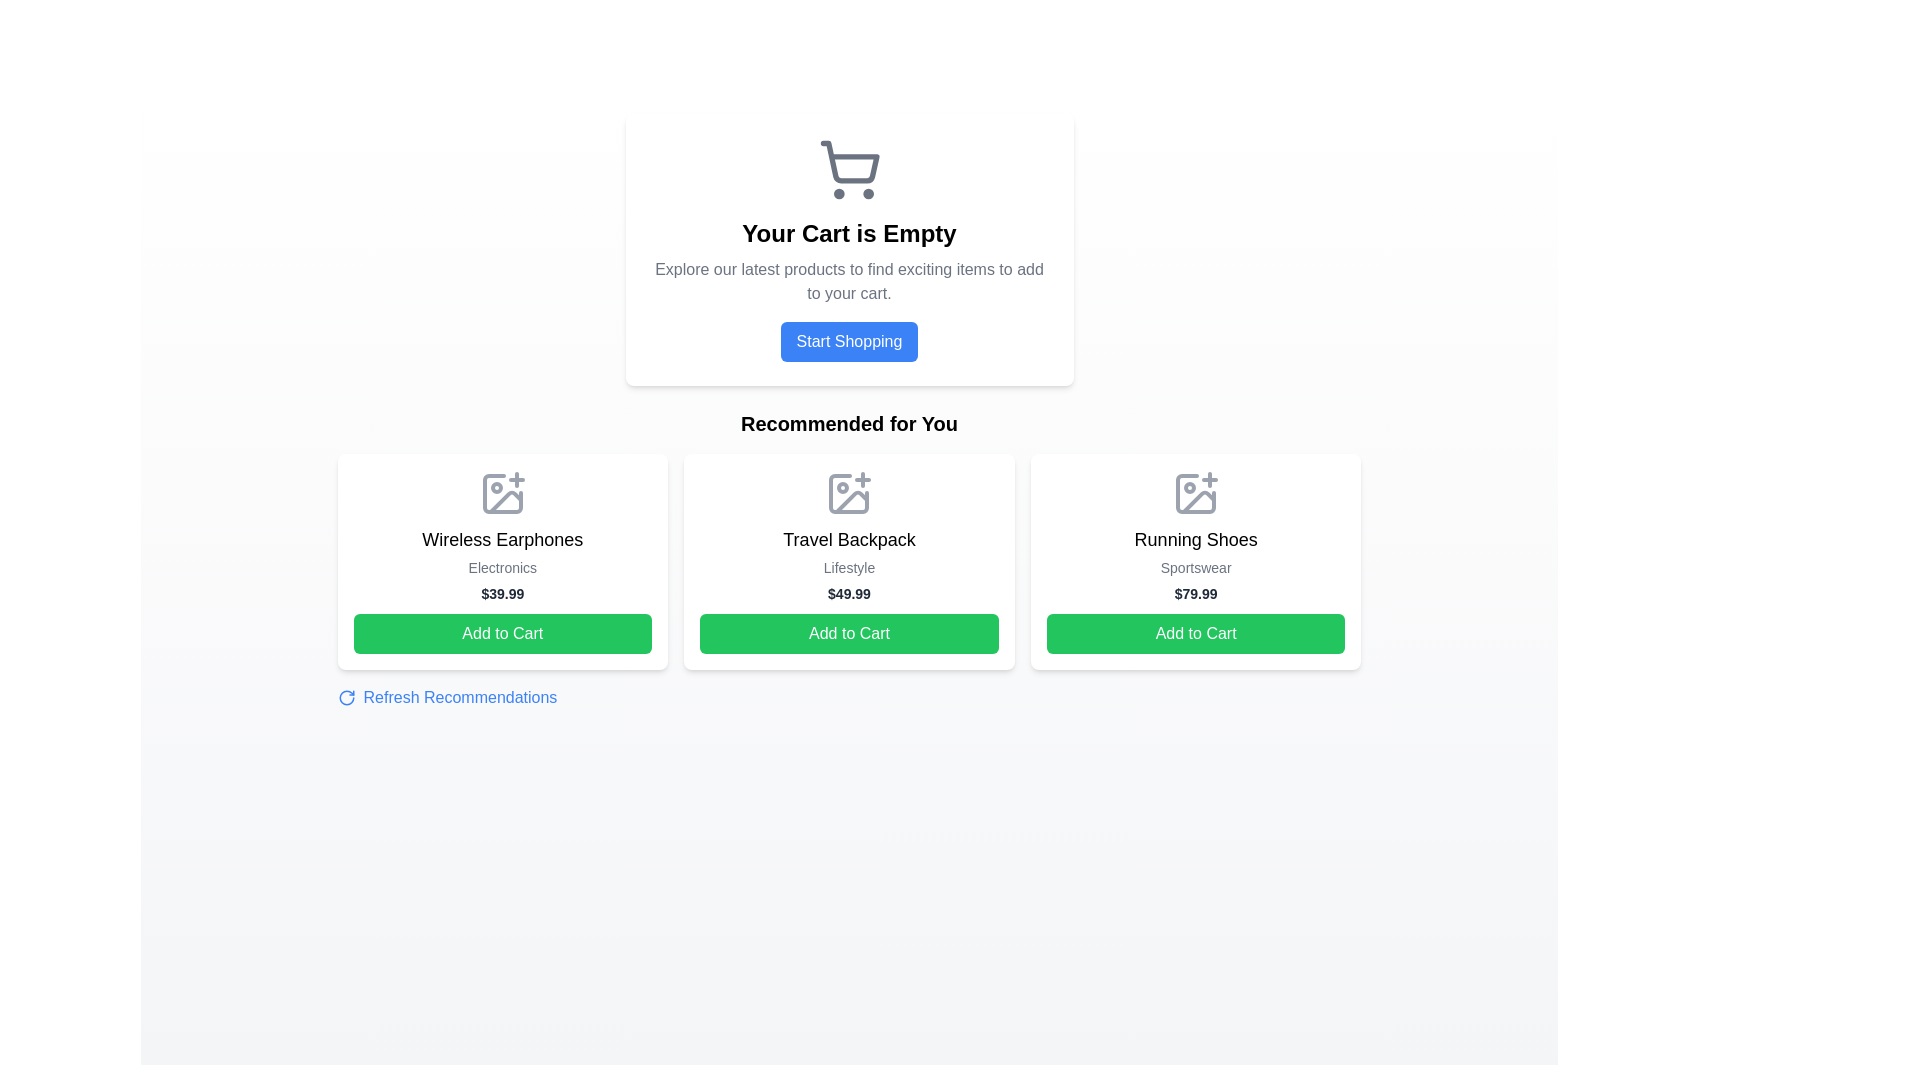 The image size is (1920, 1080). Describe the element at coordinates (849, 493) in the screenshot. I see `the gray icon with a plus sign located at the top center of the 'Travel Backpack' card, above the text 'Travel Backpack'` at that location.